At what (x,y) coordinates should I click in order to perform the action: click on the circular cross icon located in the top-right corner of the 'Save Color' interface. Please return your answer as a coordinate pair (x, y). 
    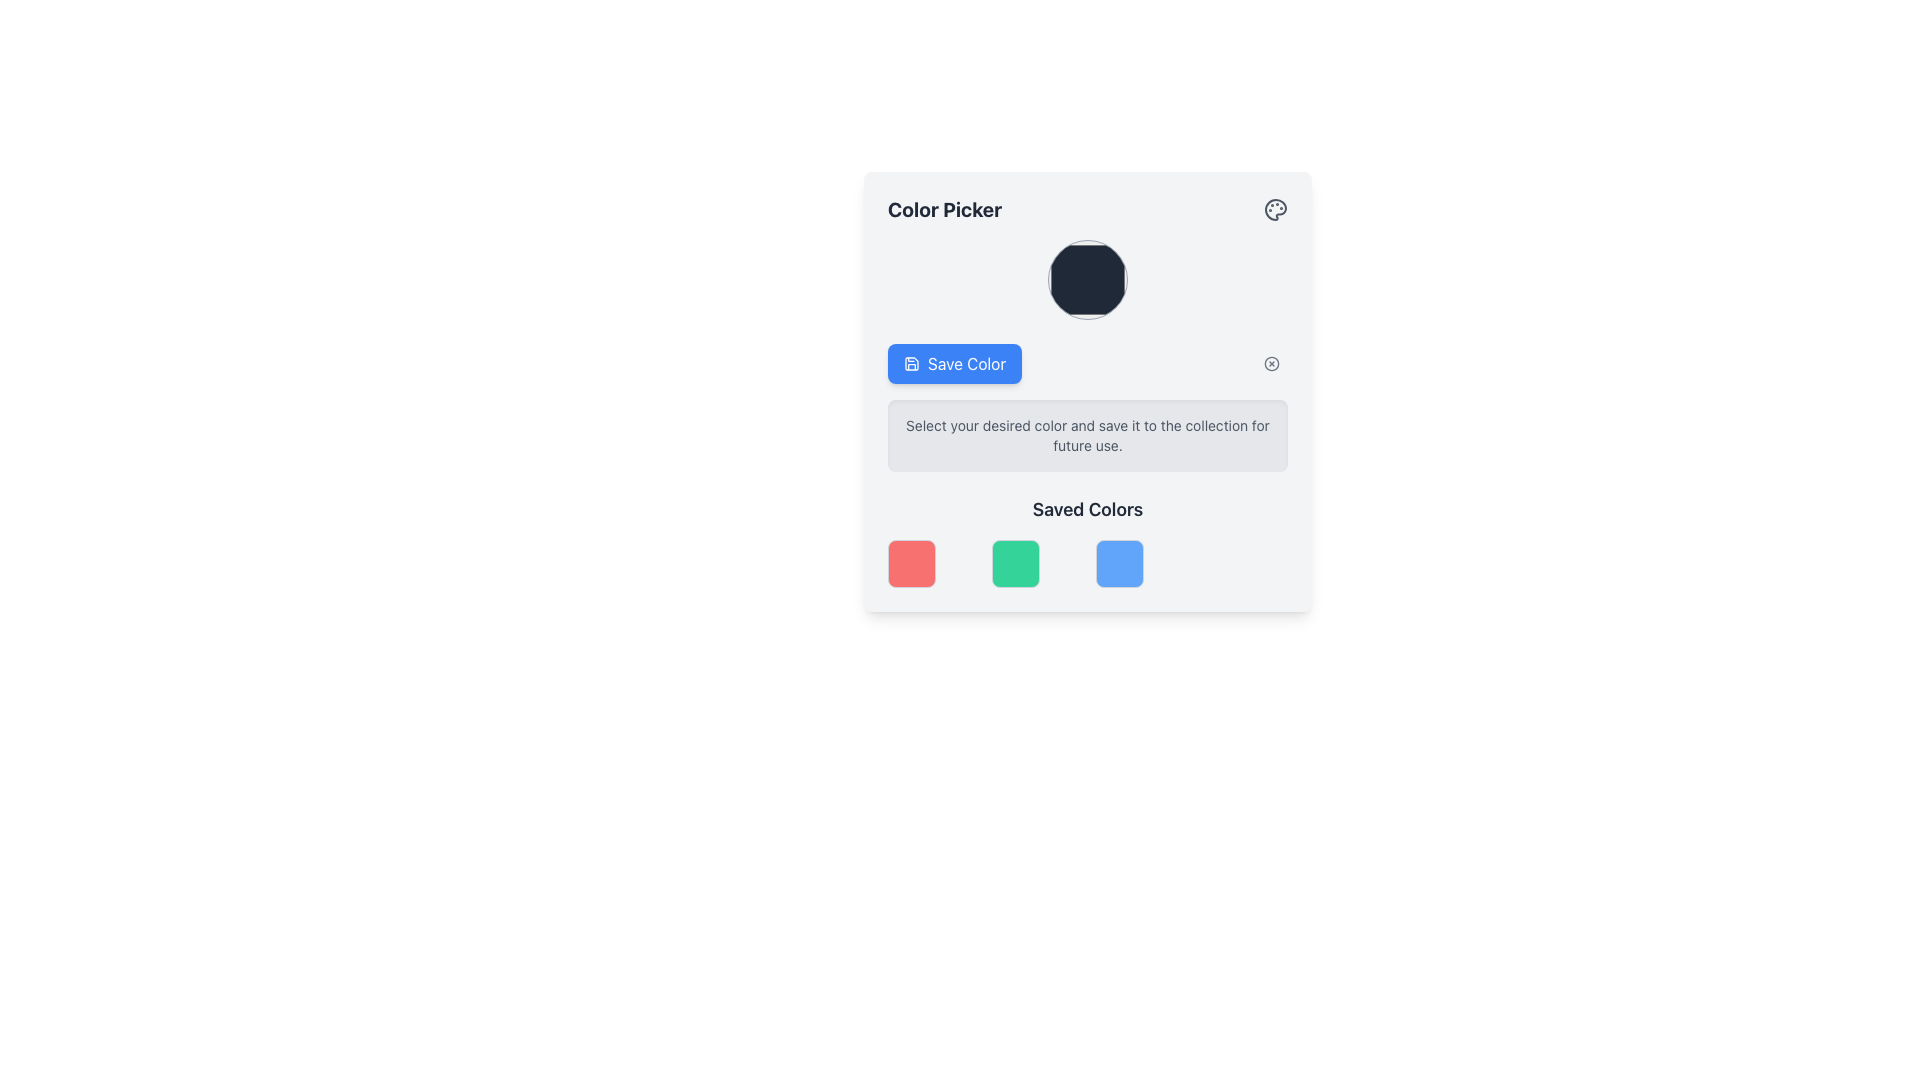
    Looking at the image, I should click on (1271, 363).